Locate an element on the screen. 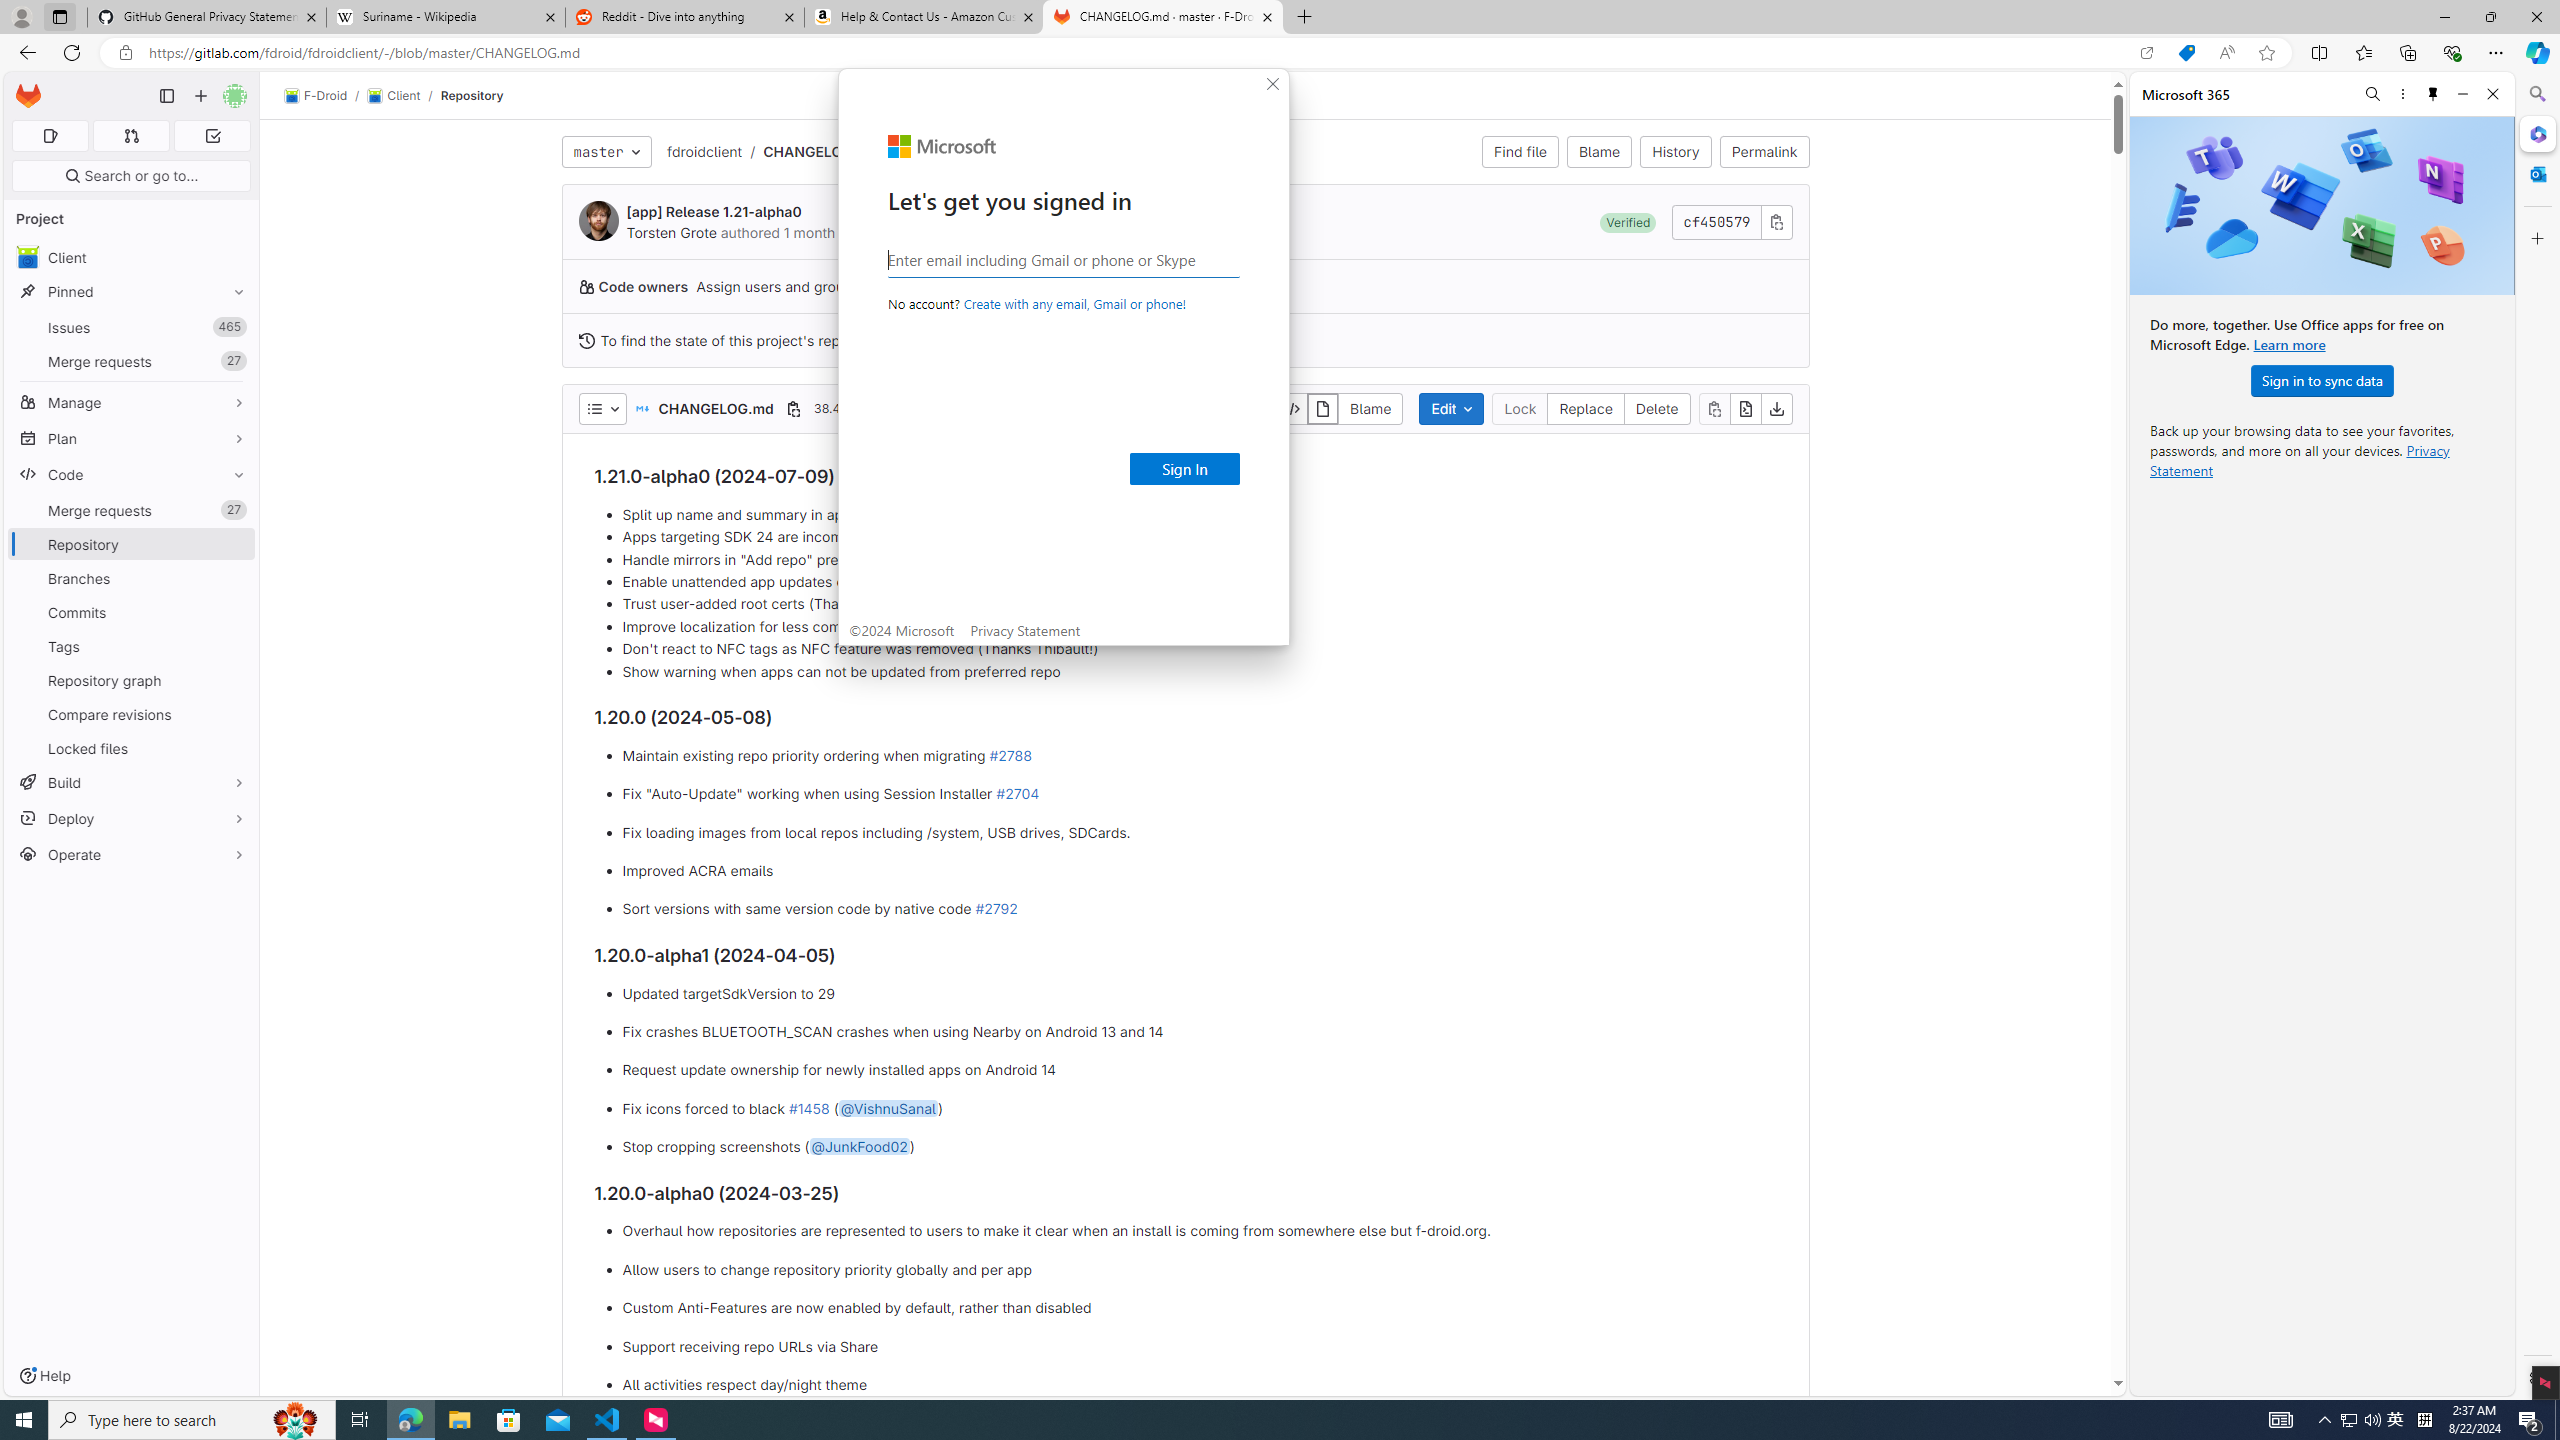 This screenshot has width=2560, height=1440. 'Copy commit SHA' is located at coordinates (1776, 222).